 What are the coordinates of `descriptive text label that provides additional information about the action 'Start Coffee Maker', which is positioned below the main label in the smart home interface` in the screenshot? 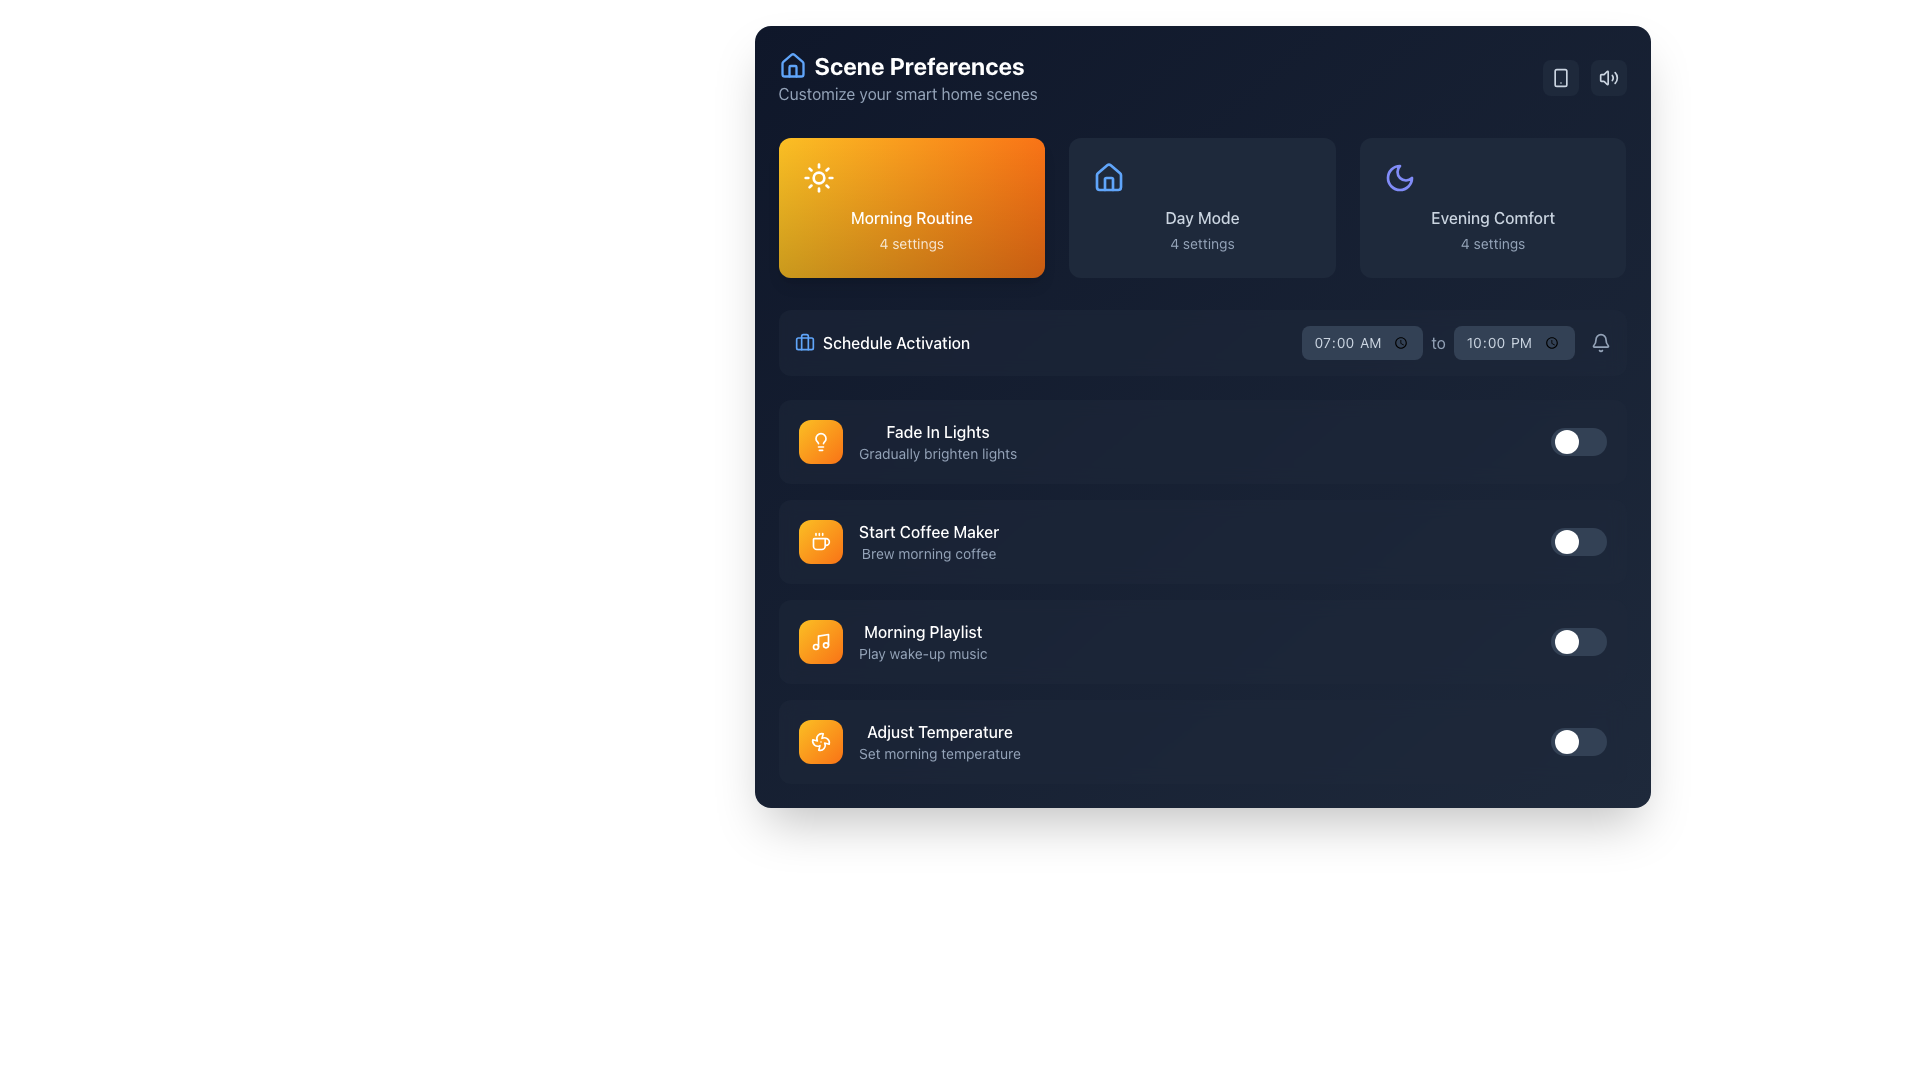 It's located at (927, 554).